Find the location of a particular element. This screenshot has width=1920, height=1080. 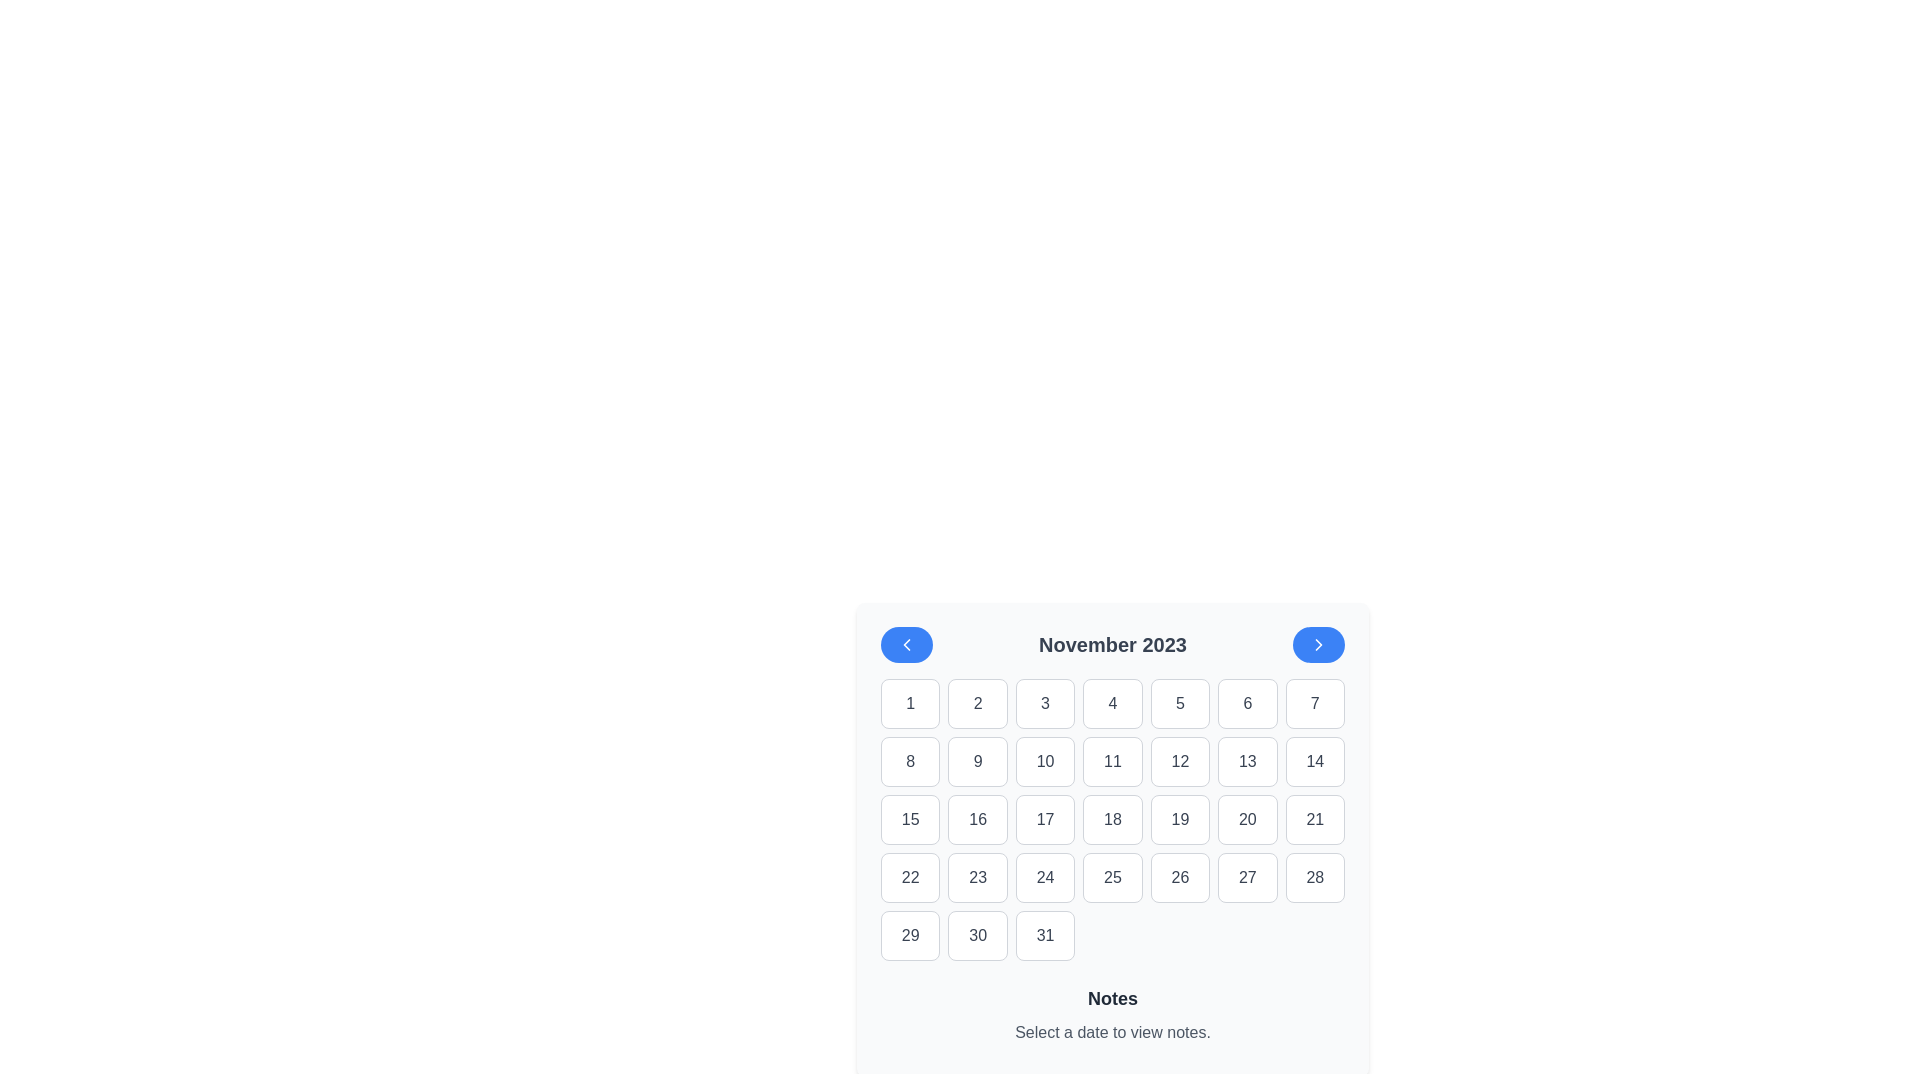

the text label 'November 2023' prominently displayed at the top center of the calendar widget is located at coordinates (1112, 644).